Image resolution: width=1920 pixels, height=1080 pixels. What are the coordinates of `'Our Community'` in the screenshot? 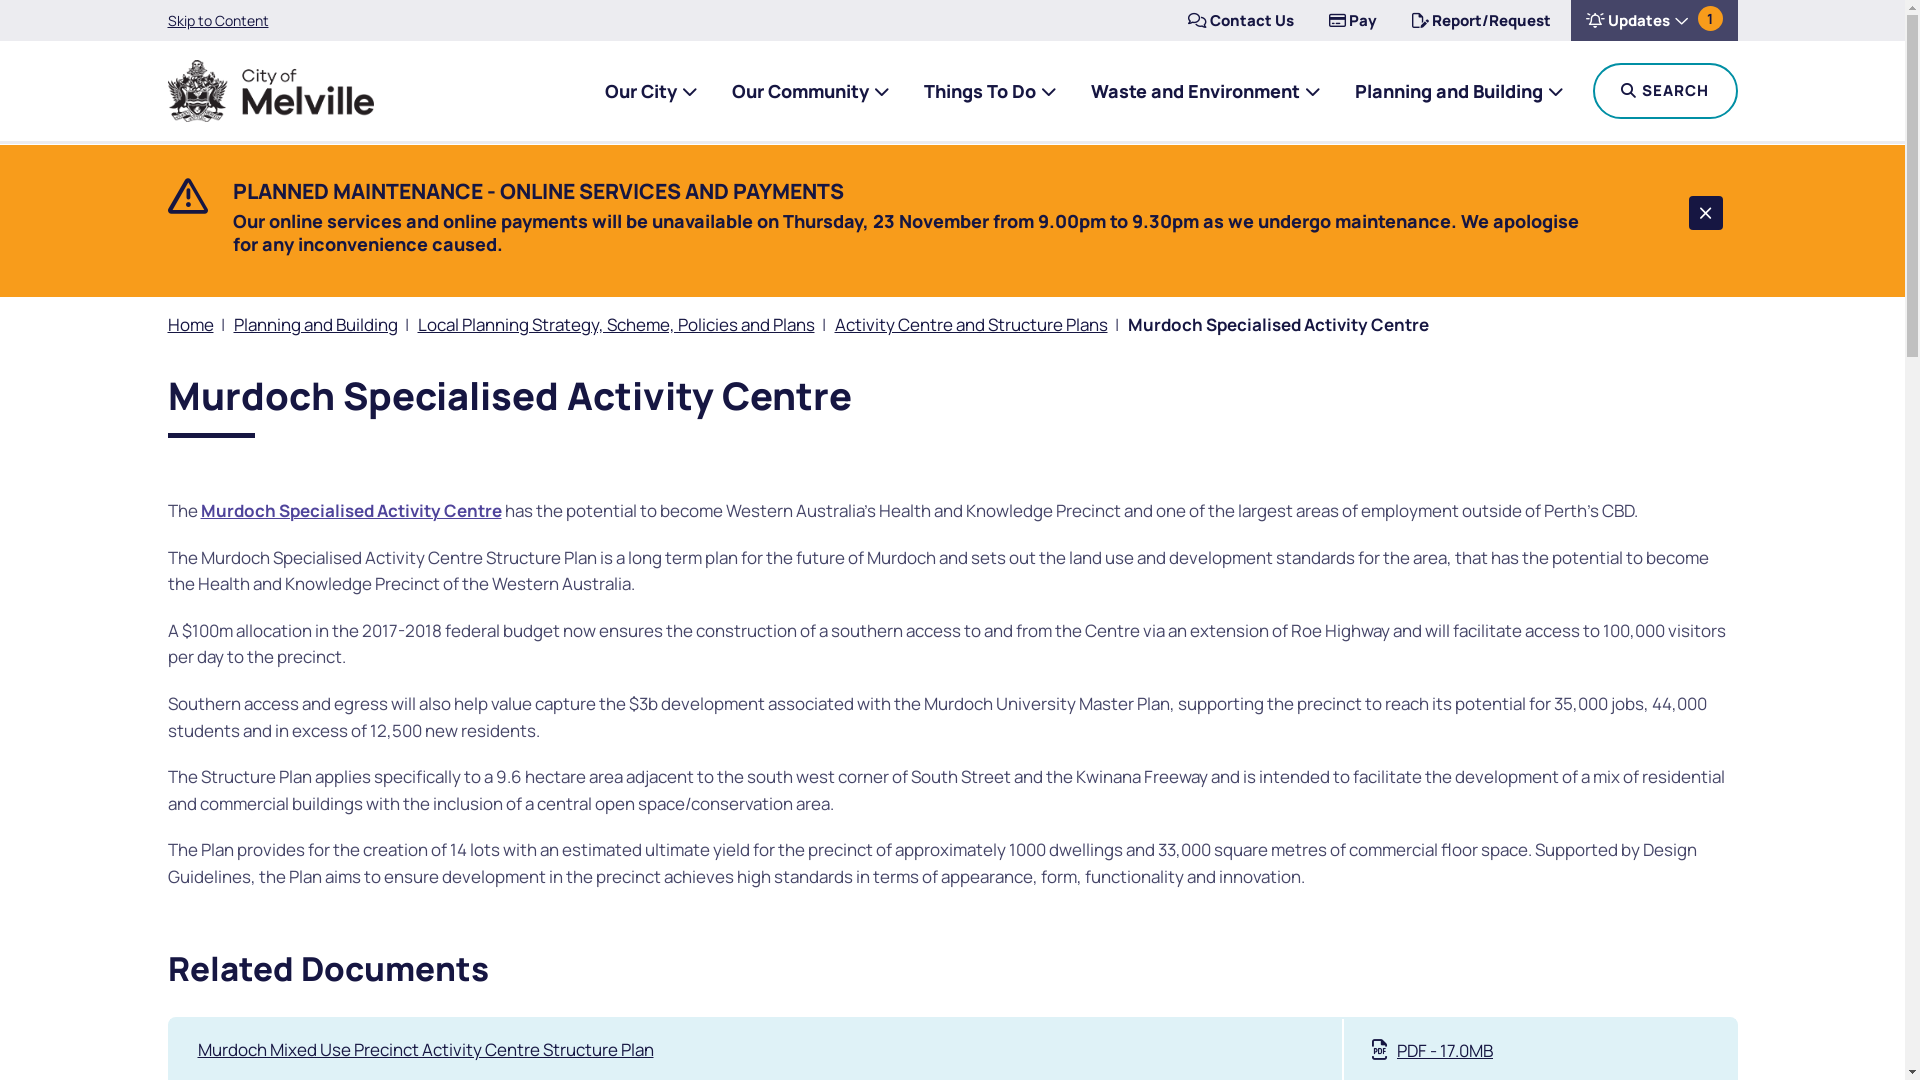 It's located at (810, 91).